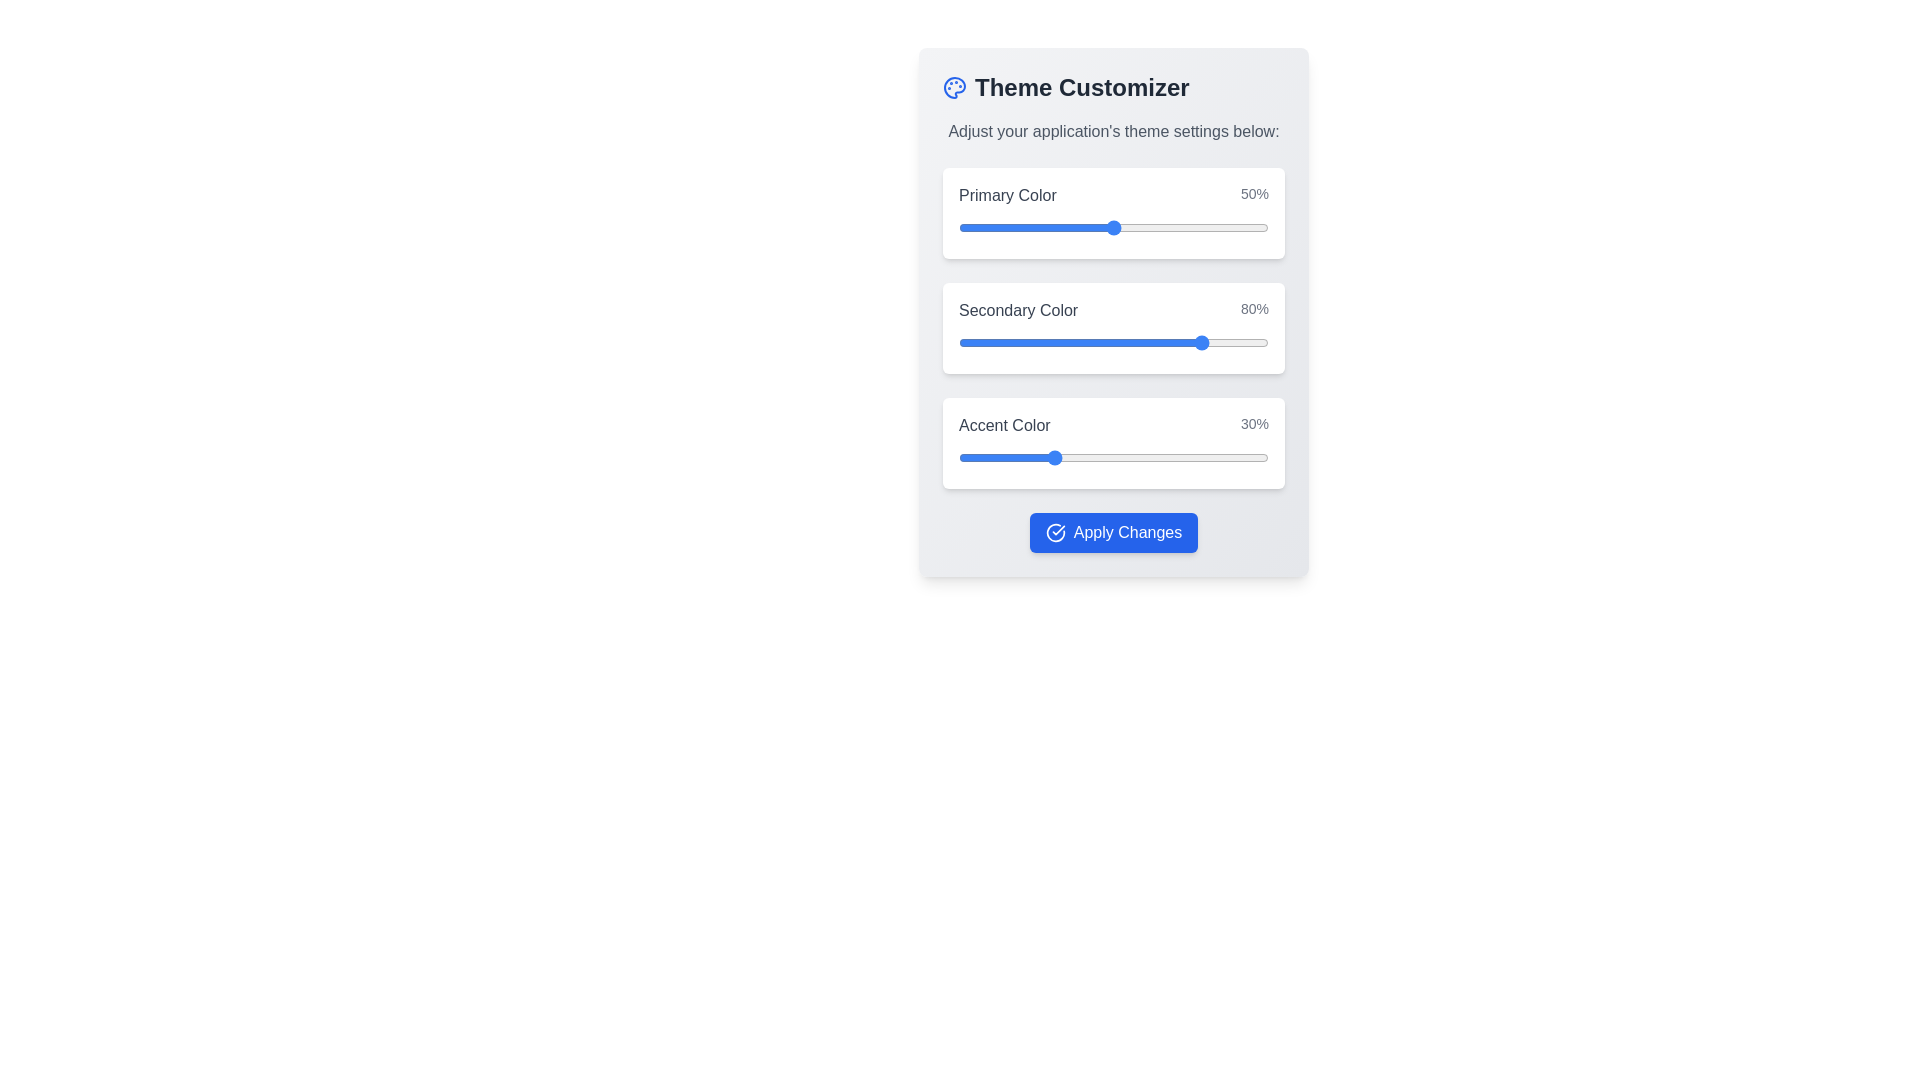  What do you see at coordinates (1065, 87) in the screenshot?
I see `displayed title of the Text header that shows the phrase 'Theme Customizer', which is large, bold, and gray, located at the top of the interface panel` at bounding box center [1065, 87].